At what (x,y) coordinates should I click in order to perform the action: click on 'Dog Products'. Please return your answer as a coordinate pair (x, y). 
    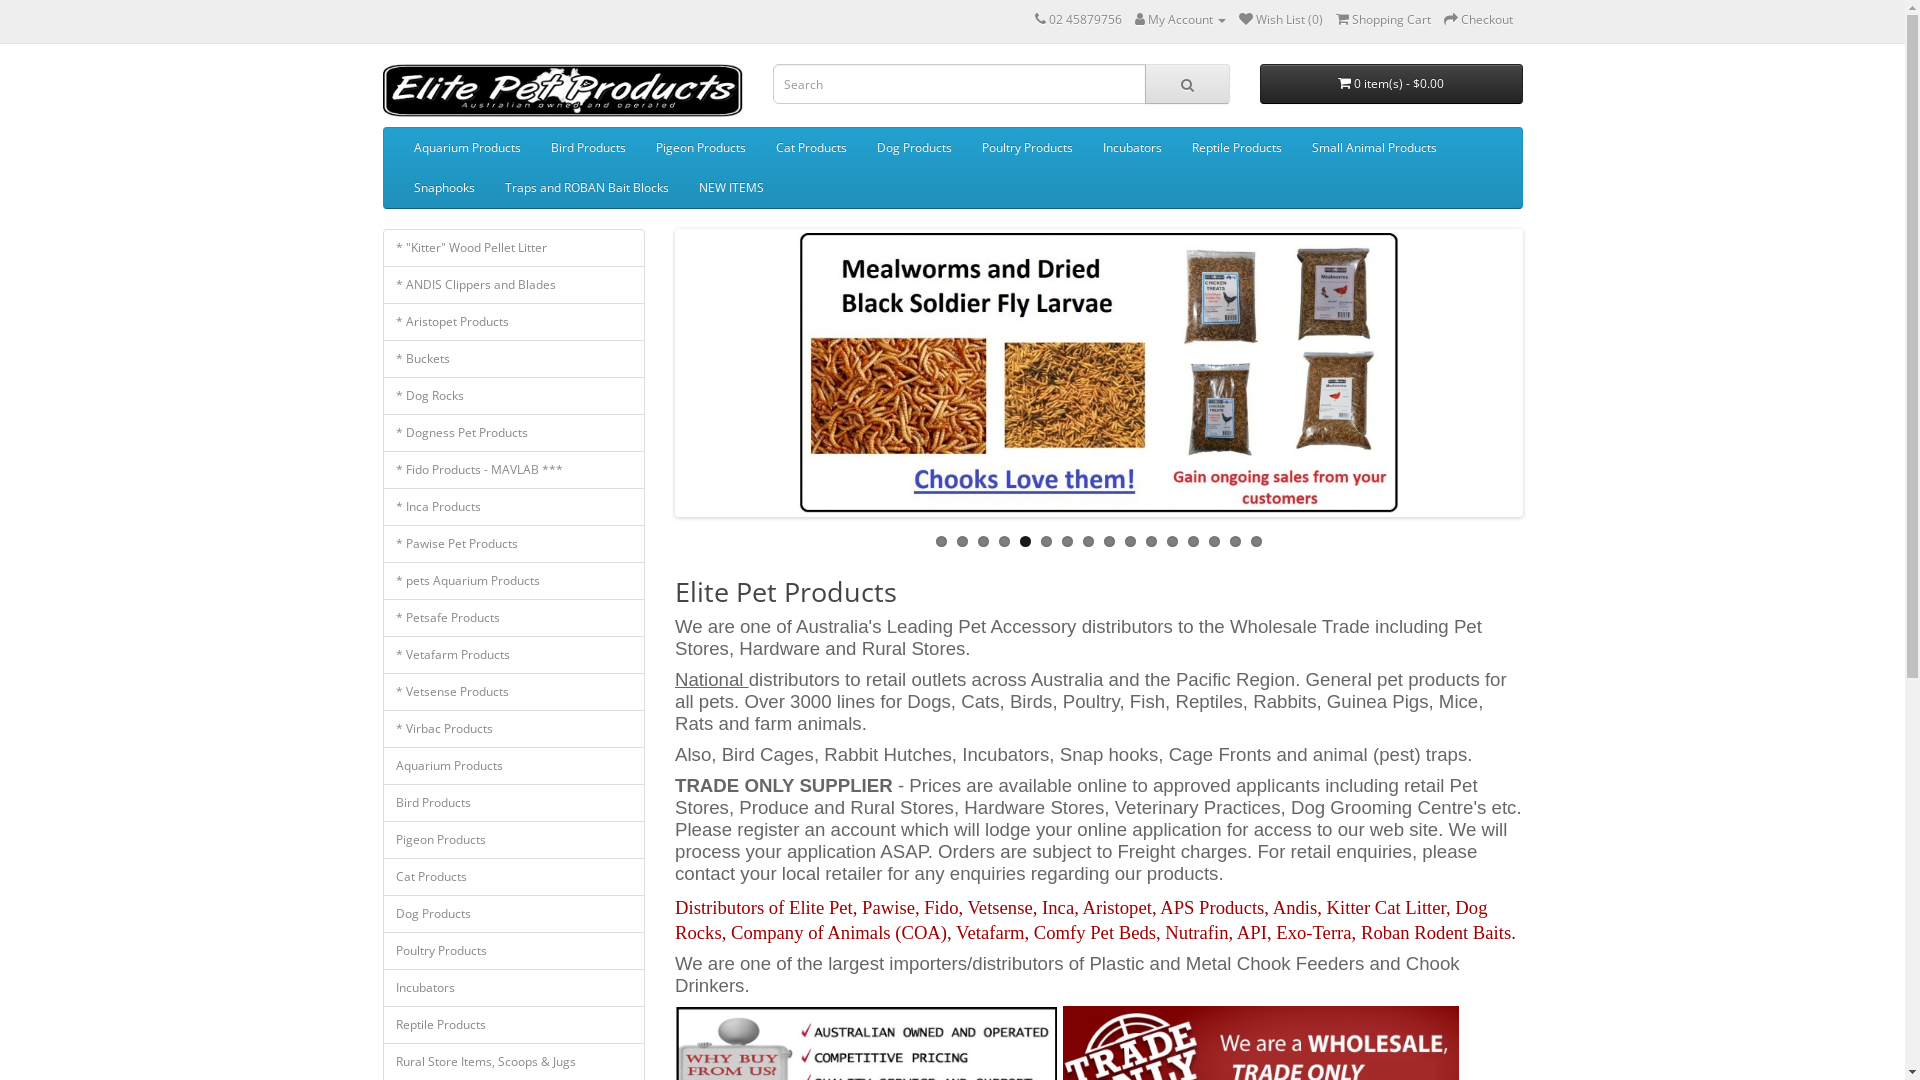
    Looking at the image, I should click on (382, 913).